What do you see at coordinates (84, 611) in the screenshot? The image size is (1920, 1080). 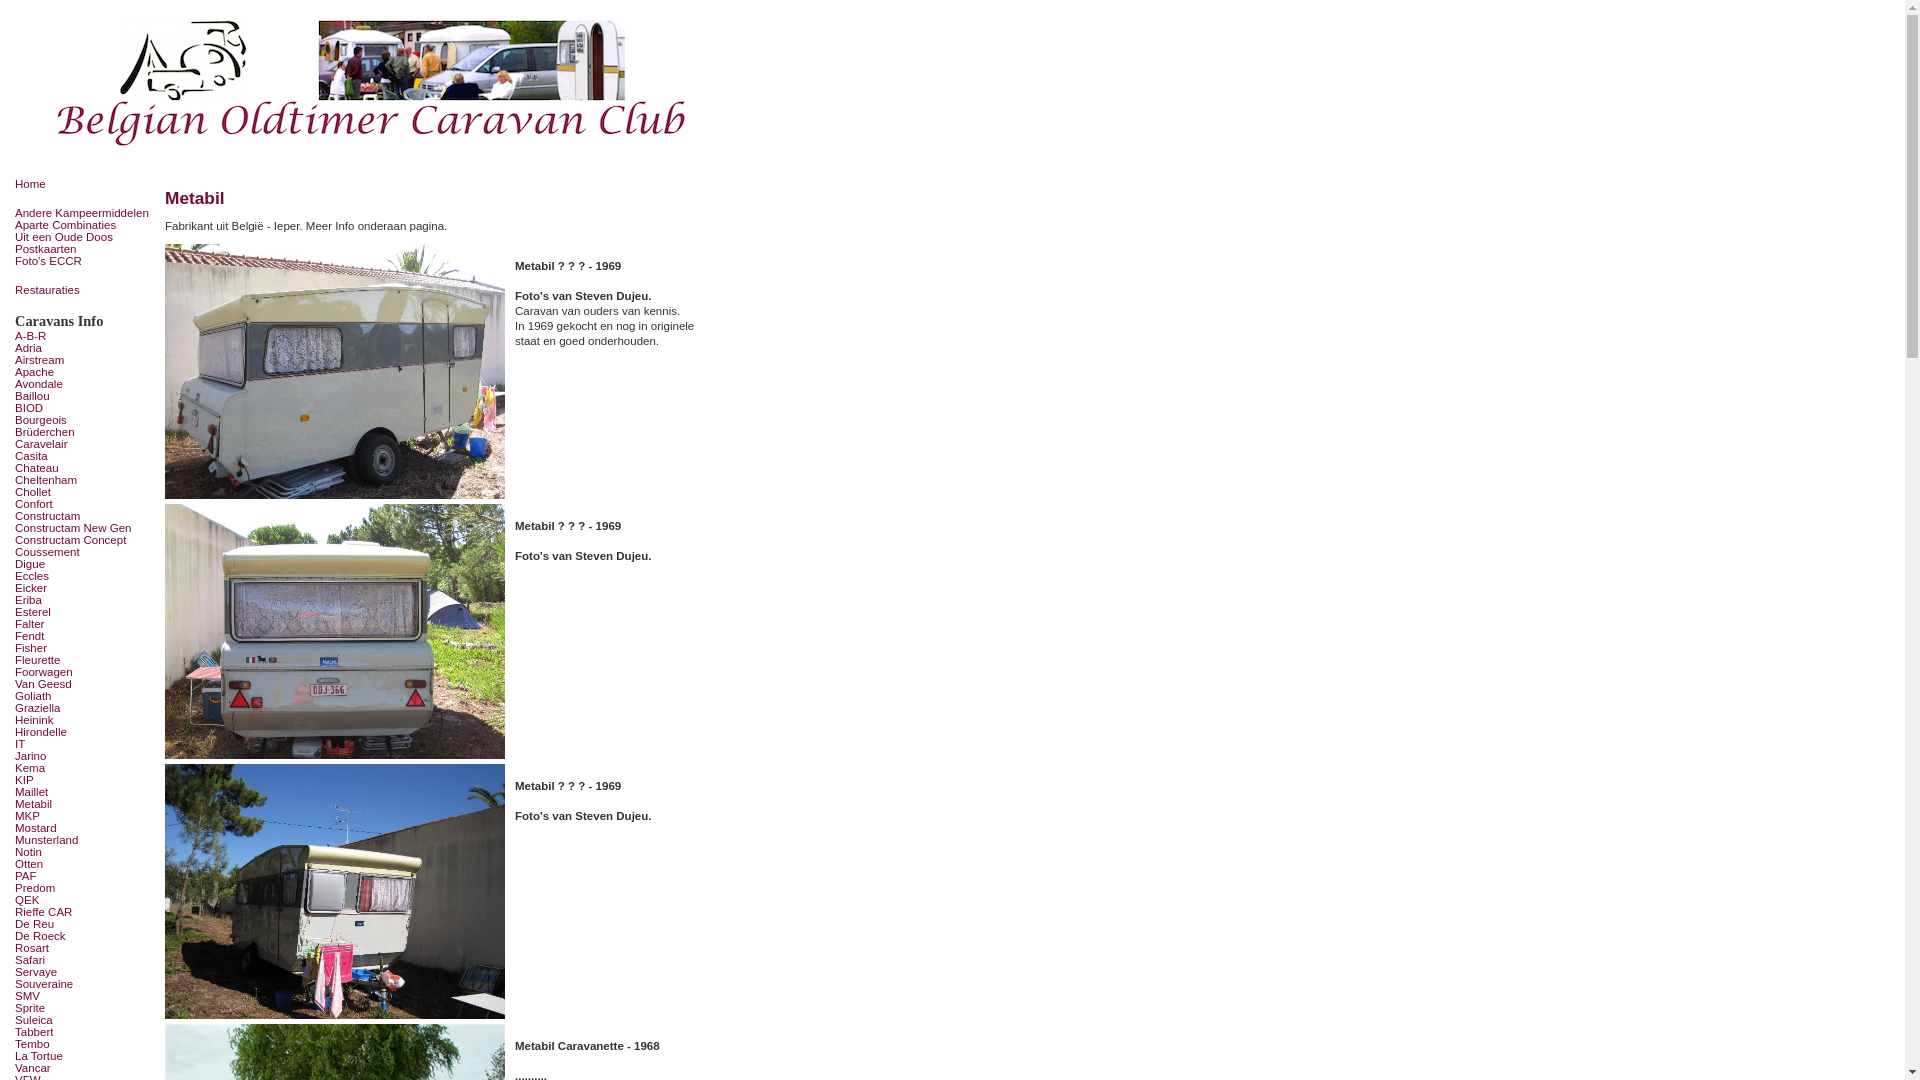 I see `'Esterel'` at bounding box center [84, 611].